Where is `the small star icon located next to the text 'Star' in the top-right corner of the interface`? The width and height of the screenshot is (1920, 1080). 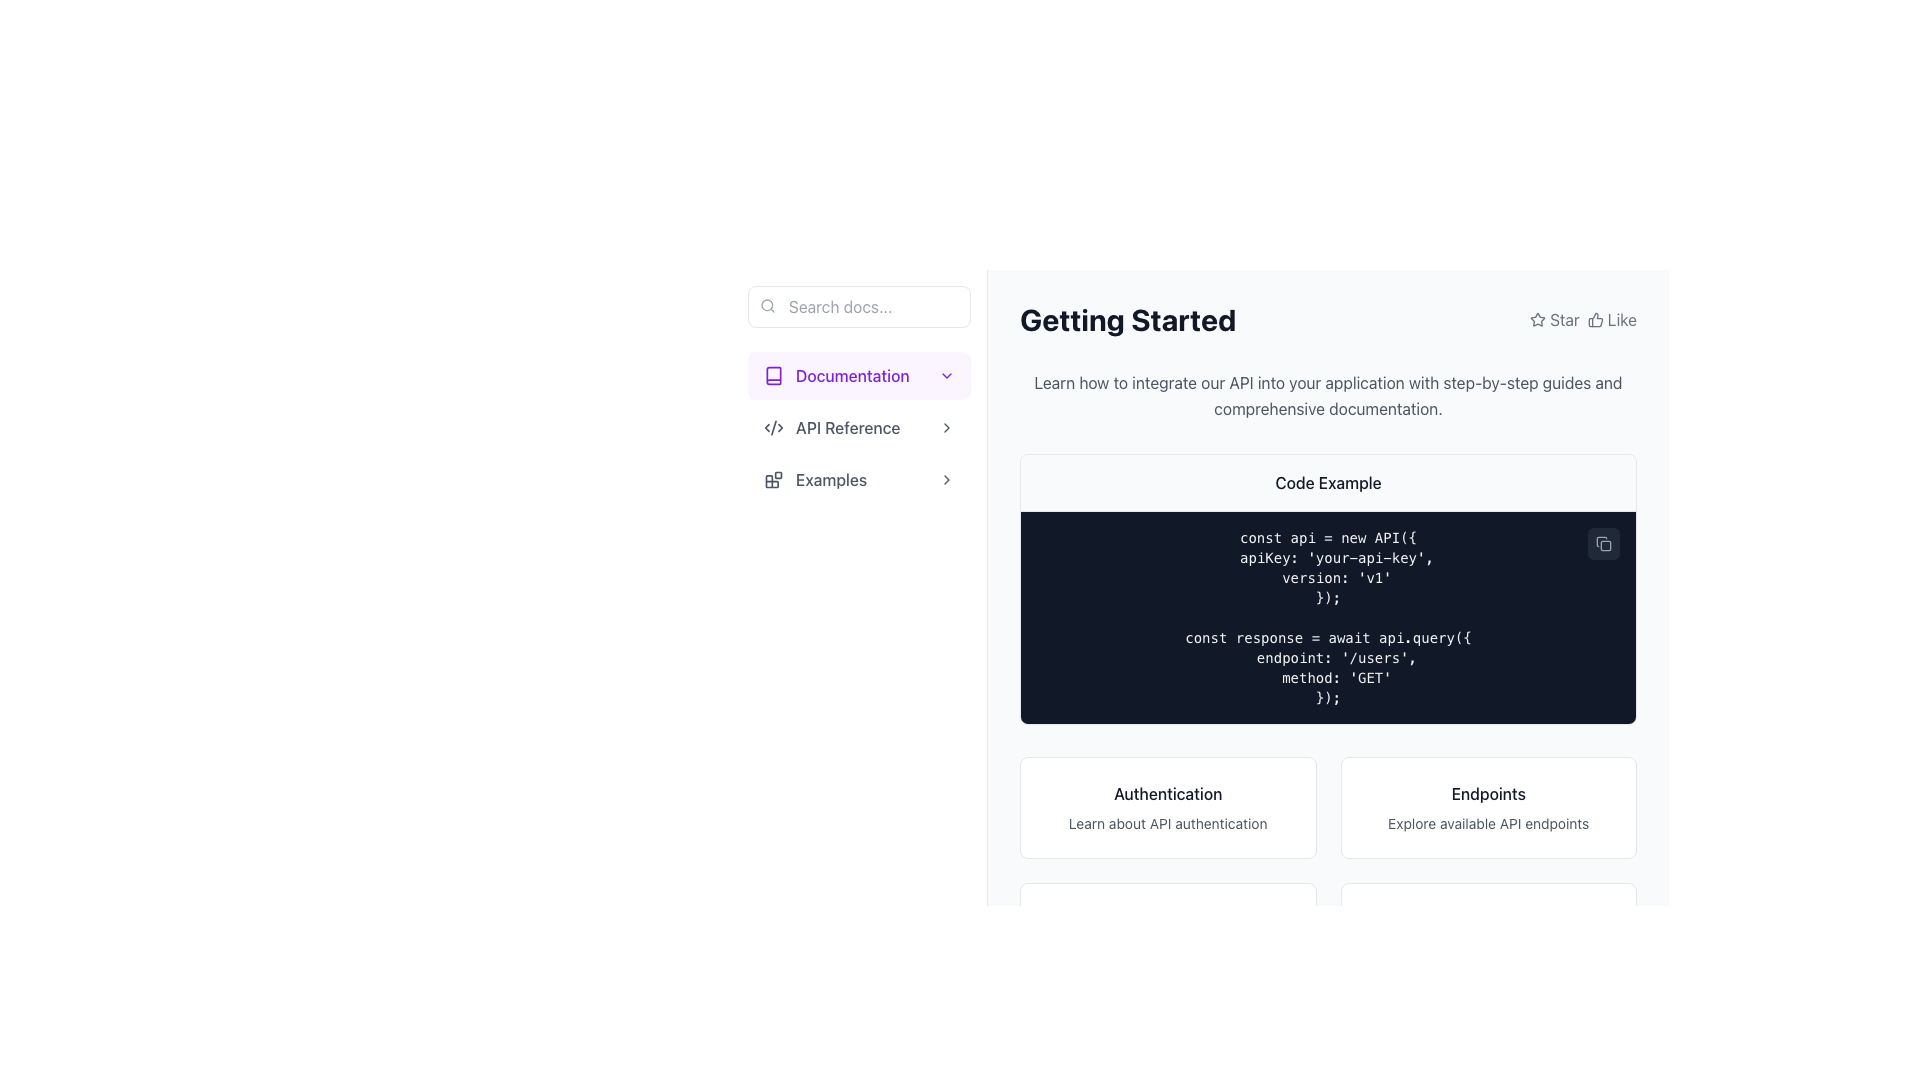
the small star icon located next to the text 'Star' in the top-right corner of the interface is located at coordinates (1537, 319).